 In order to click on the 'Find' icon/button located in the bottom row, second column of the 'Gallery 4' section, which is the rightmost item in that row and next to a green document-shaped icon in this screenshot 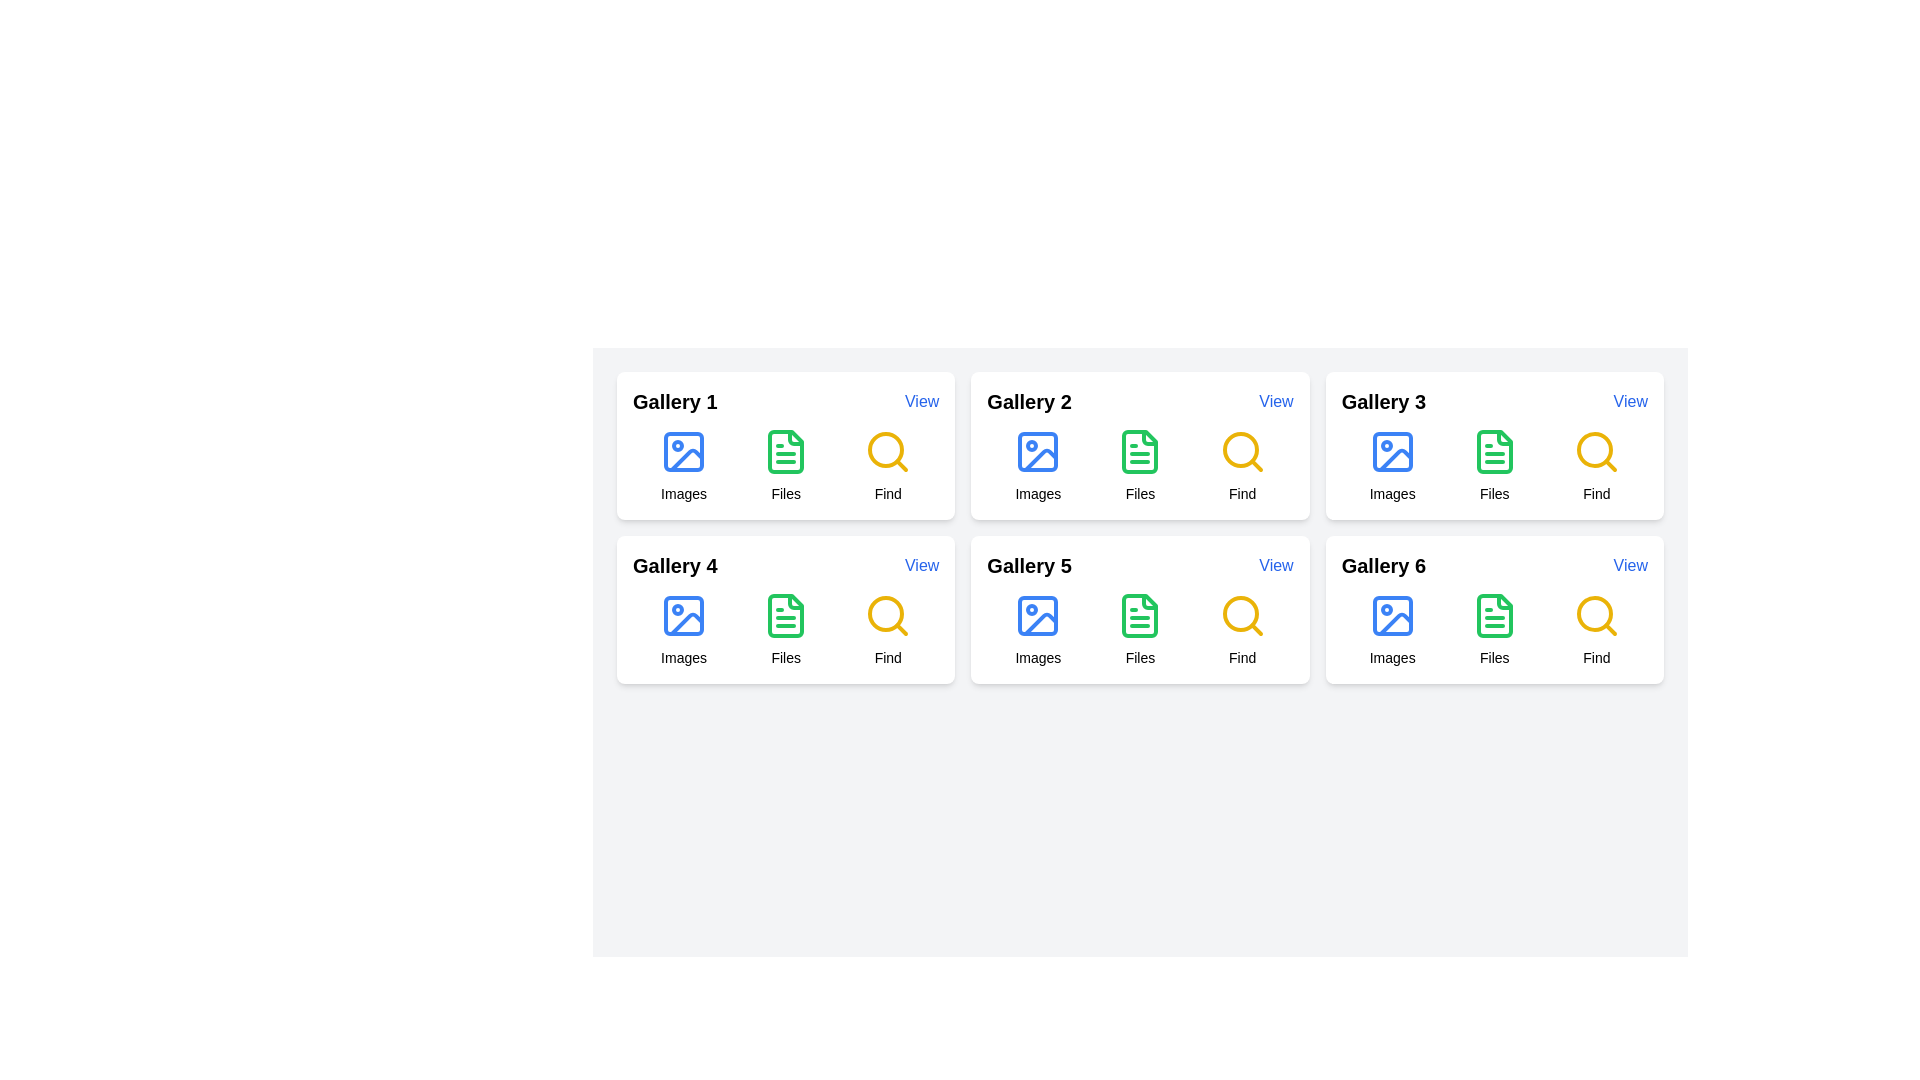, I will do `click(885, 612)`.